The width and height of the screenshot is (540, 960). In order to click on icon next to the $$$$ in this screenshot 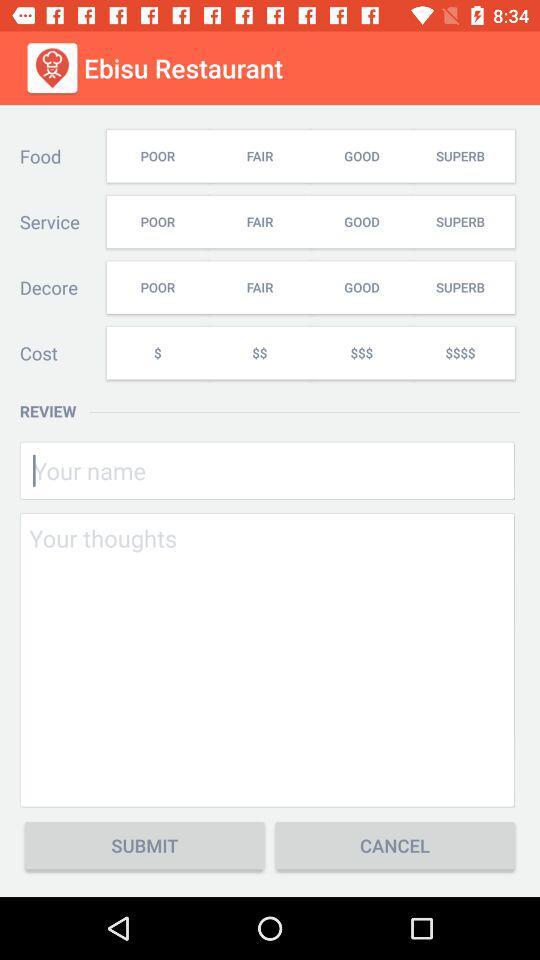, I will do `click(360, 353)`.